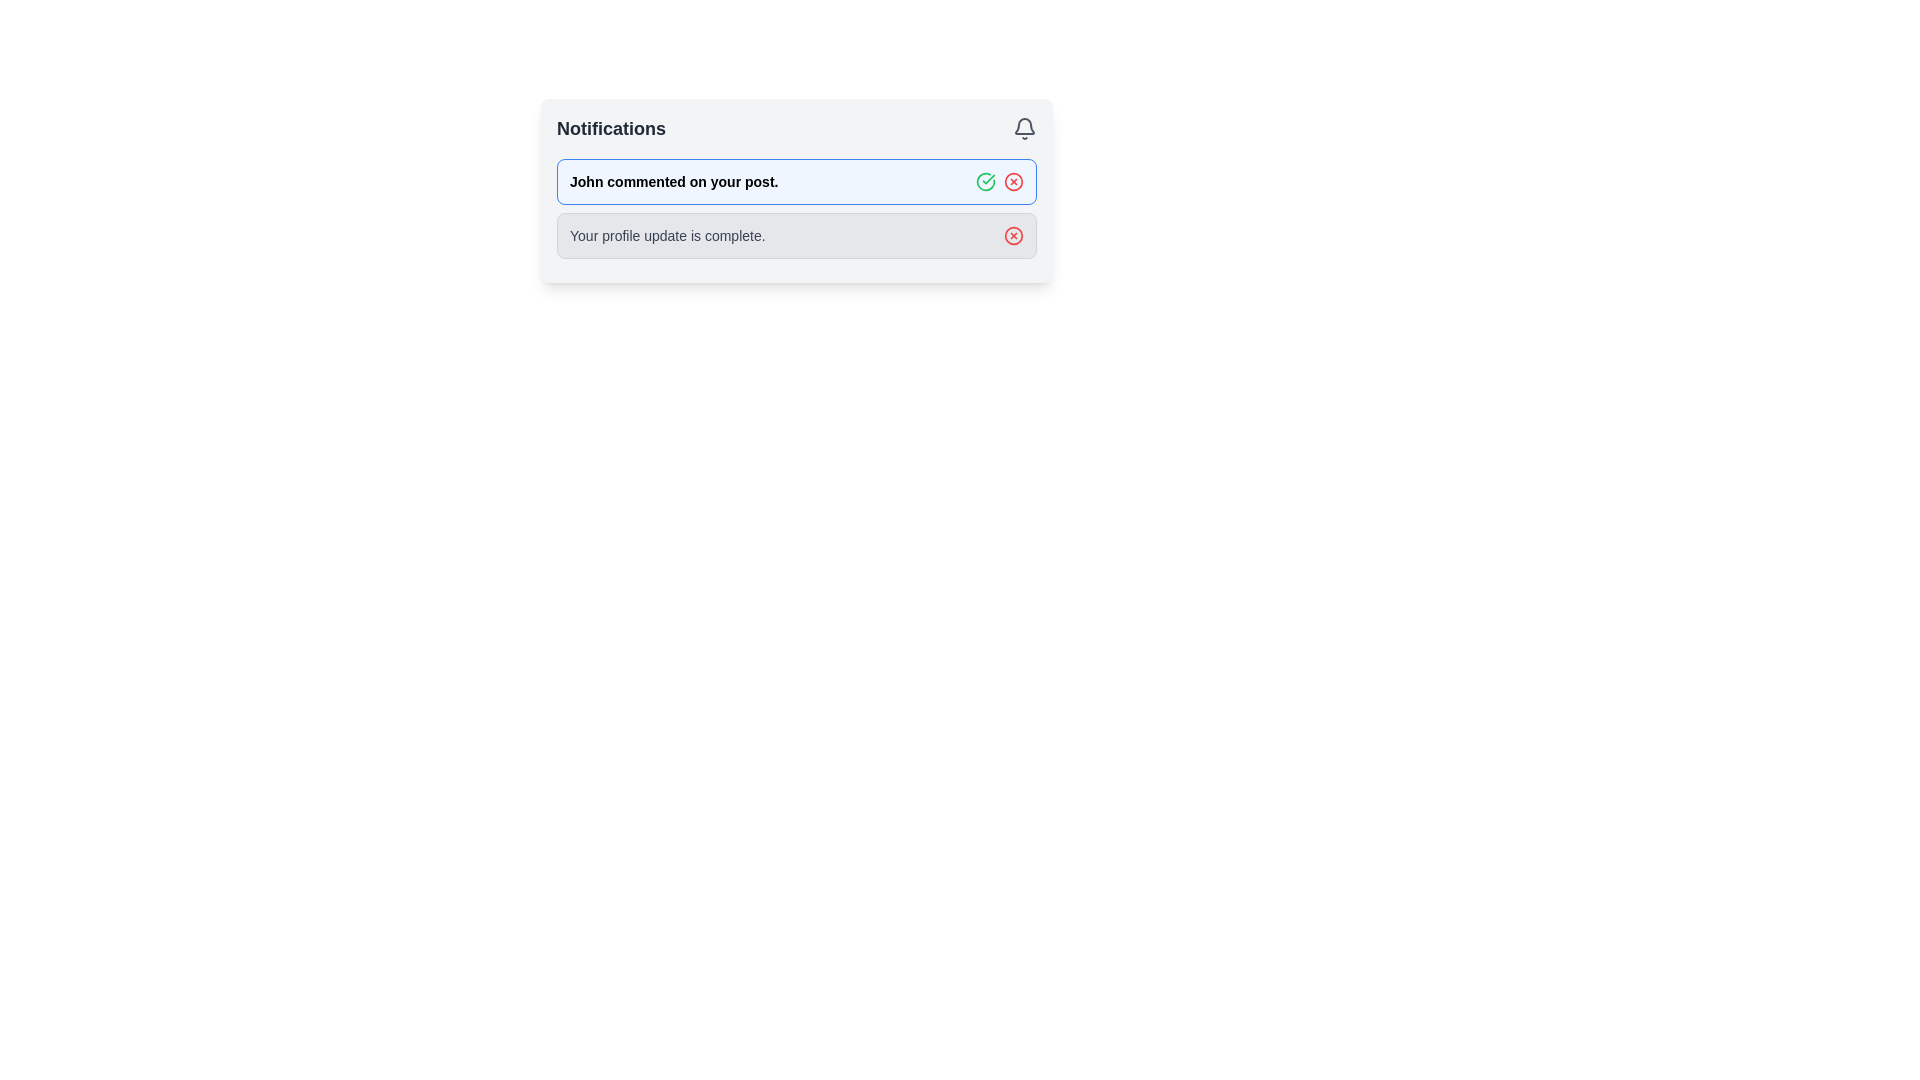 The image size is (1920, 1080). What do you see at coordinates (1013, 181) in the screenshot?
I see `the delete button located in the second notification item of the notifications list, positioned to the right of the green checkmark icon` at bounding box center [1013, 181].